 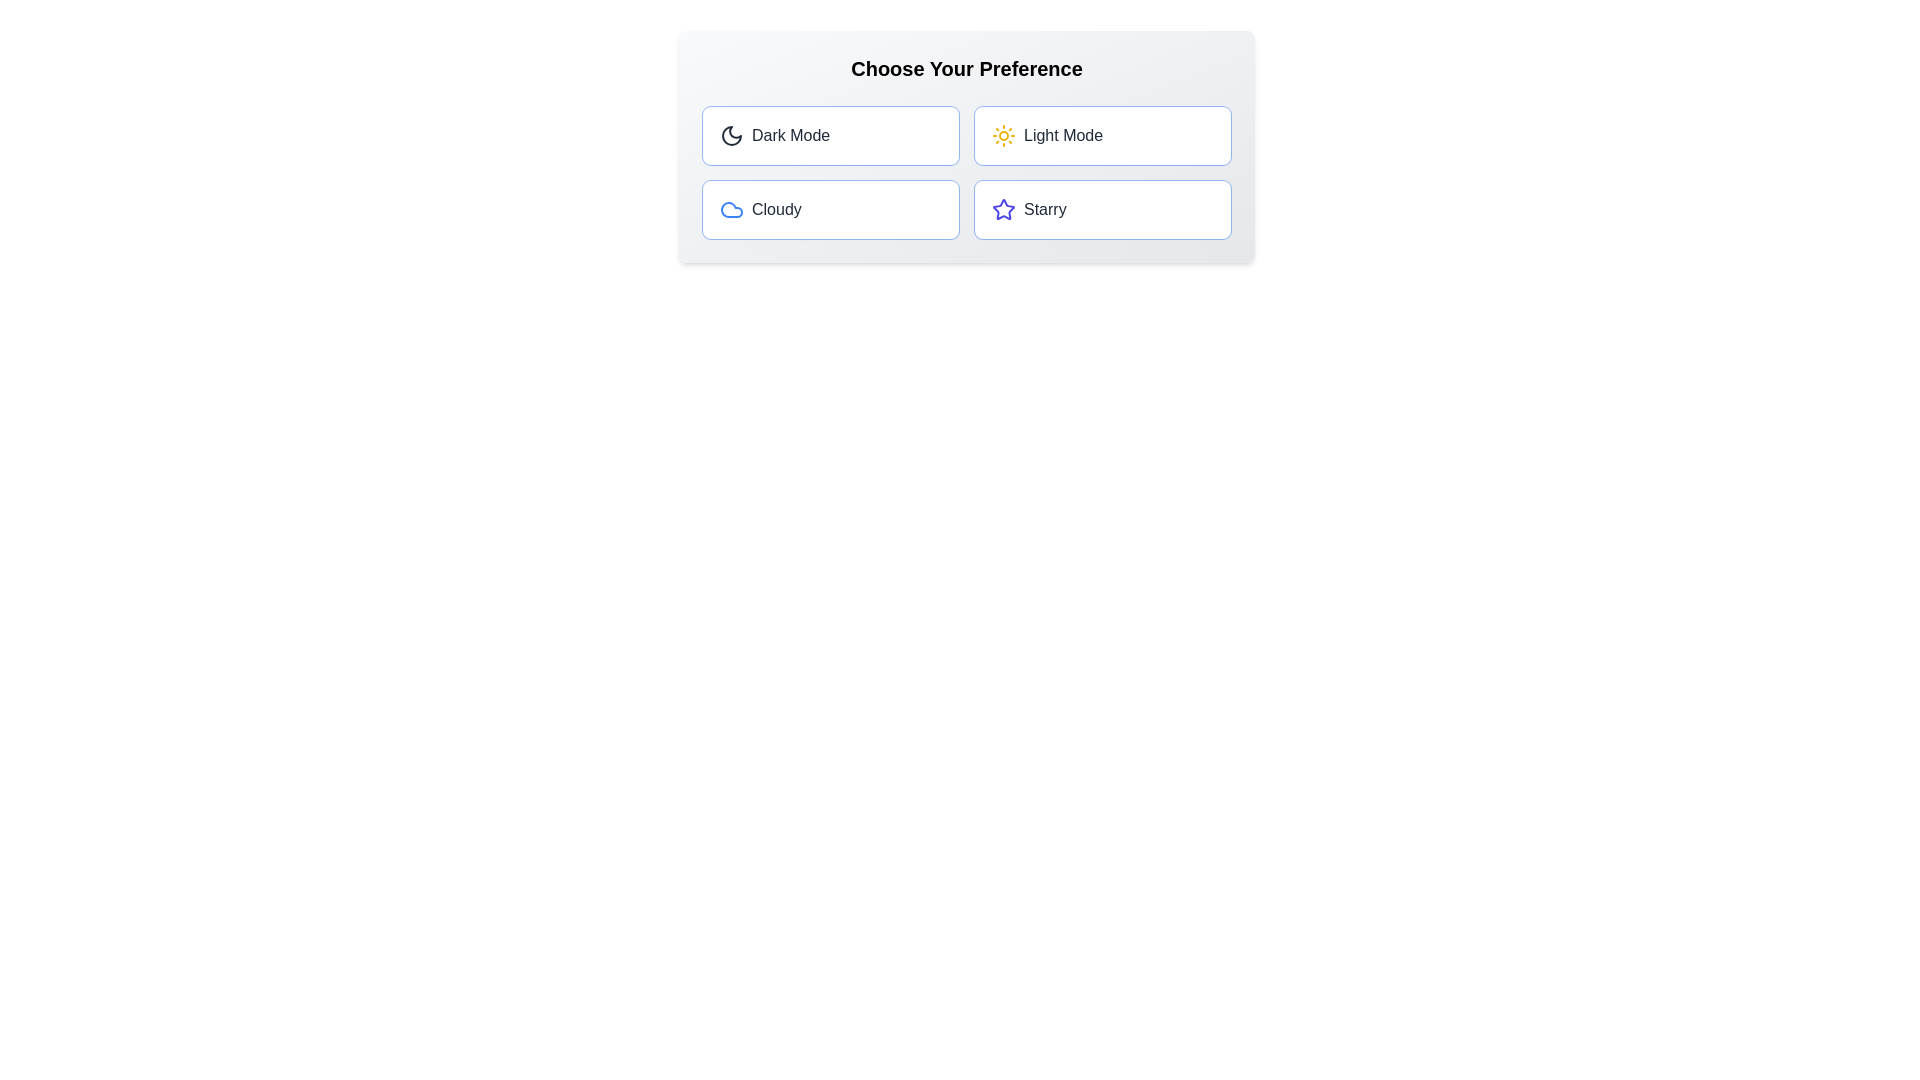 I want to click on the 'Cloudy' button located in the lower-left corner of the grid structure, so click(x=830, y=209).